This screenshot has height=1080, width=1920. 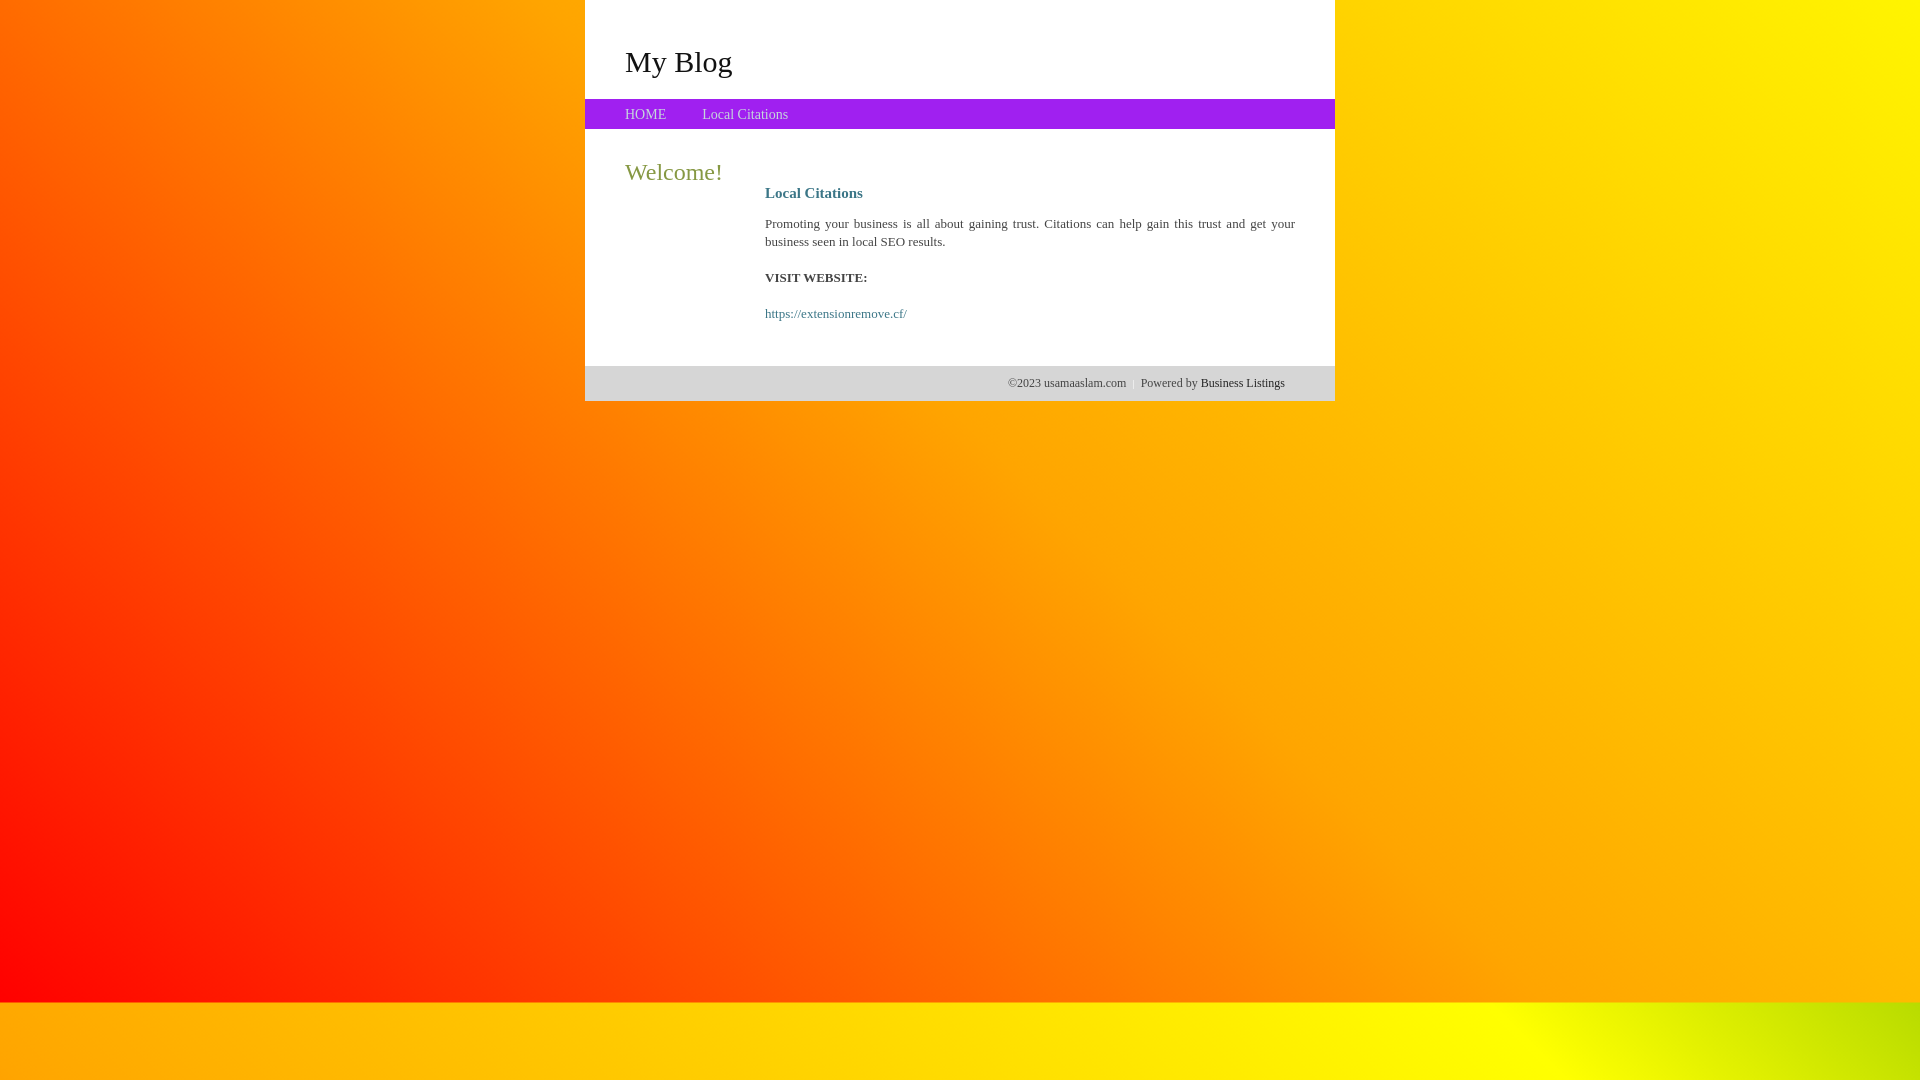 I want to click on 'My Blog', so click(x=678, y=60).